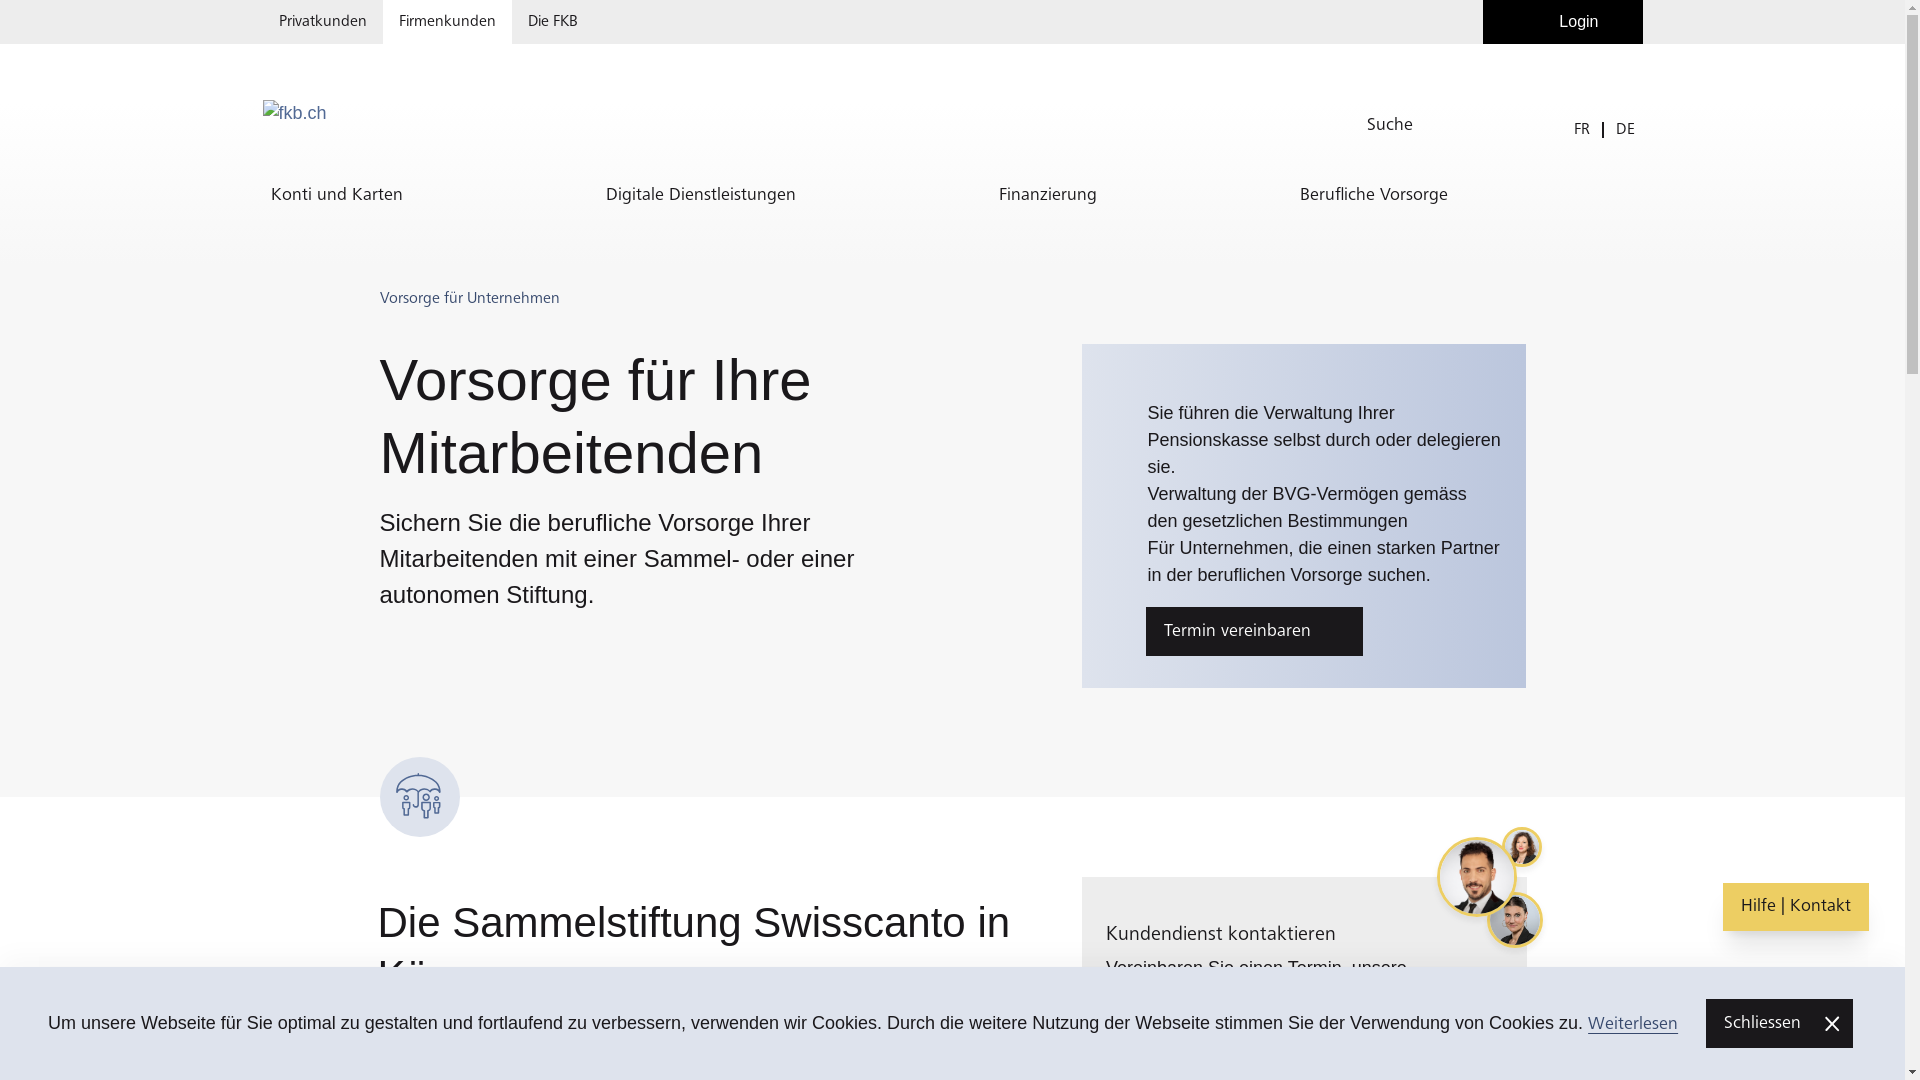 The height and width of the screenshot is (1080, 1920). Describe the element at coordinates (700, 195) in the screenshot. I see `'Digitale Dienstleistungen'` at that location.